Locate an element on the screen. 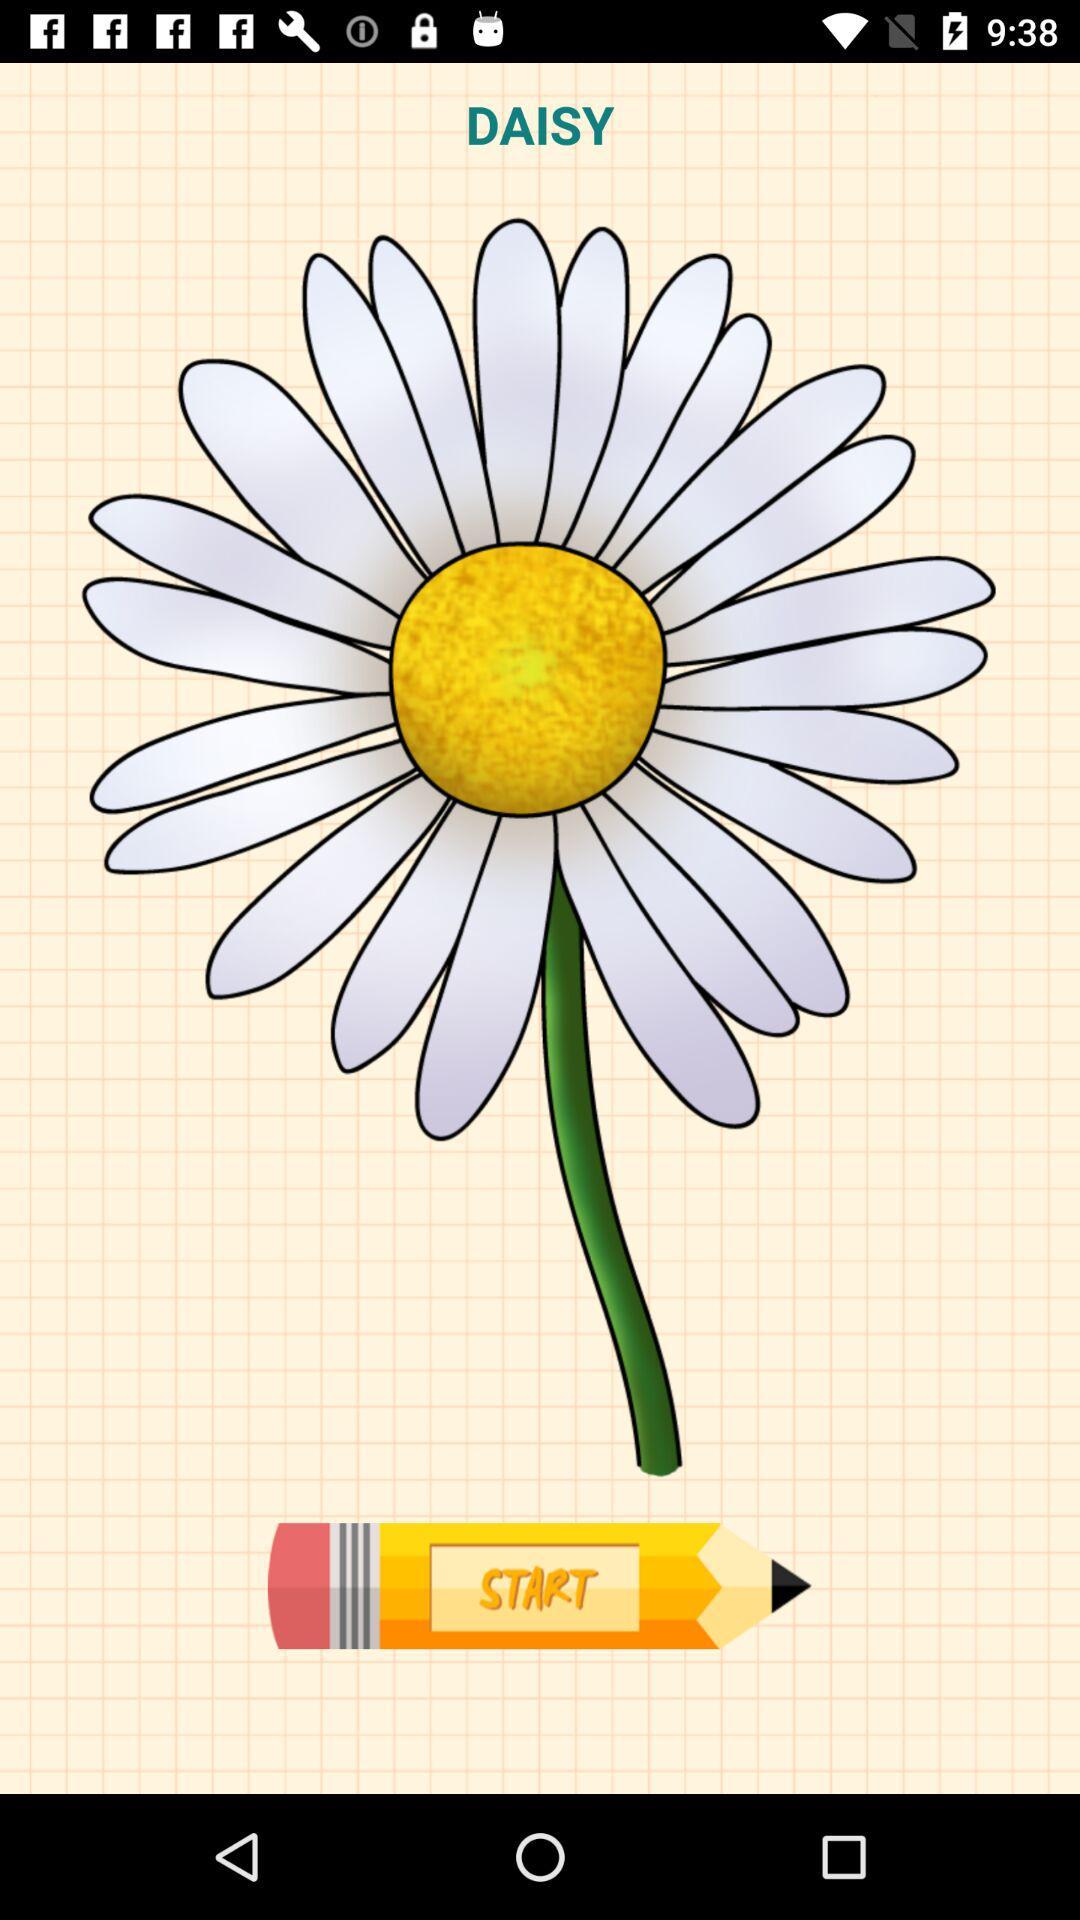  start button is located at coordinates (538, 1585).